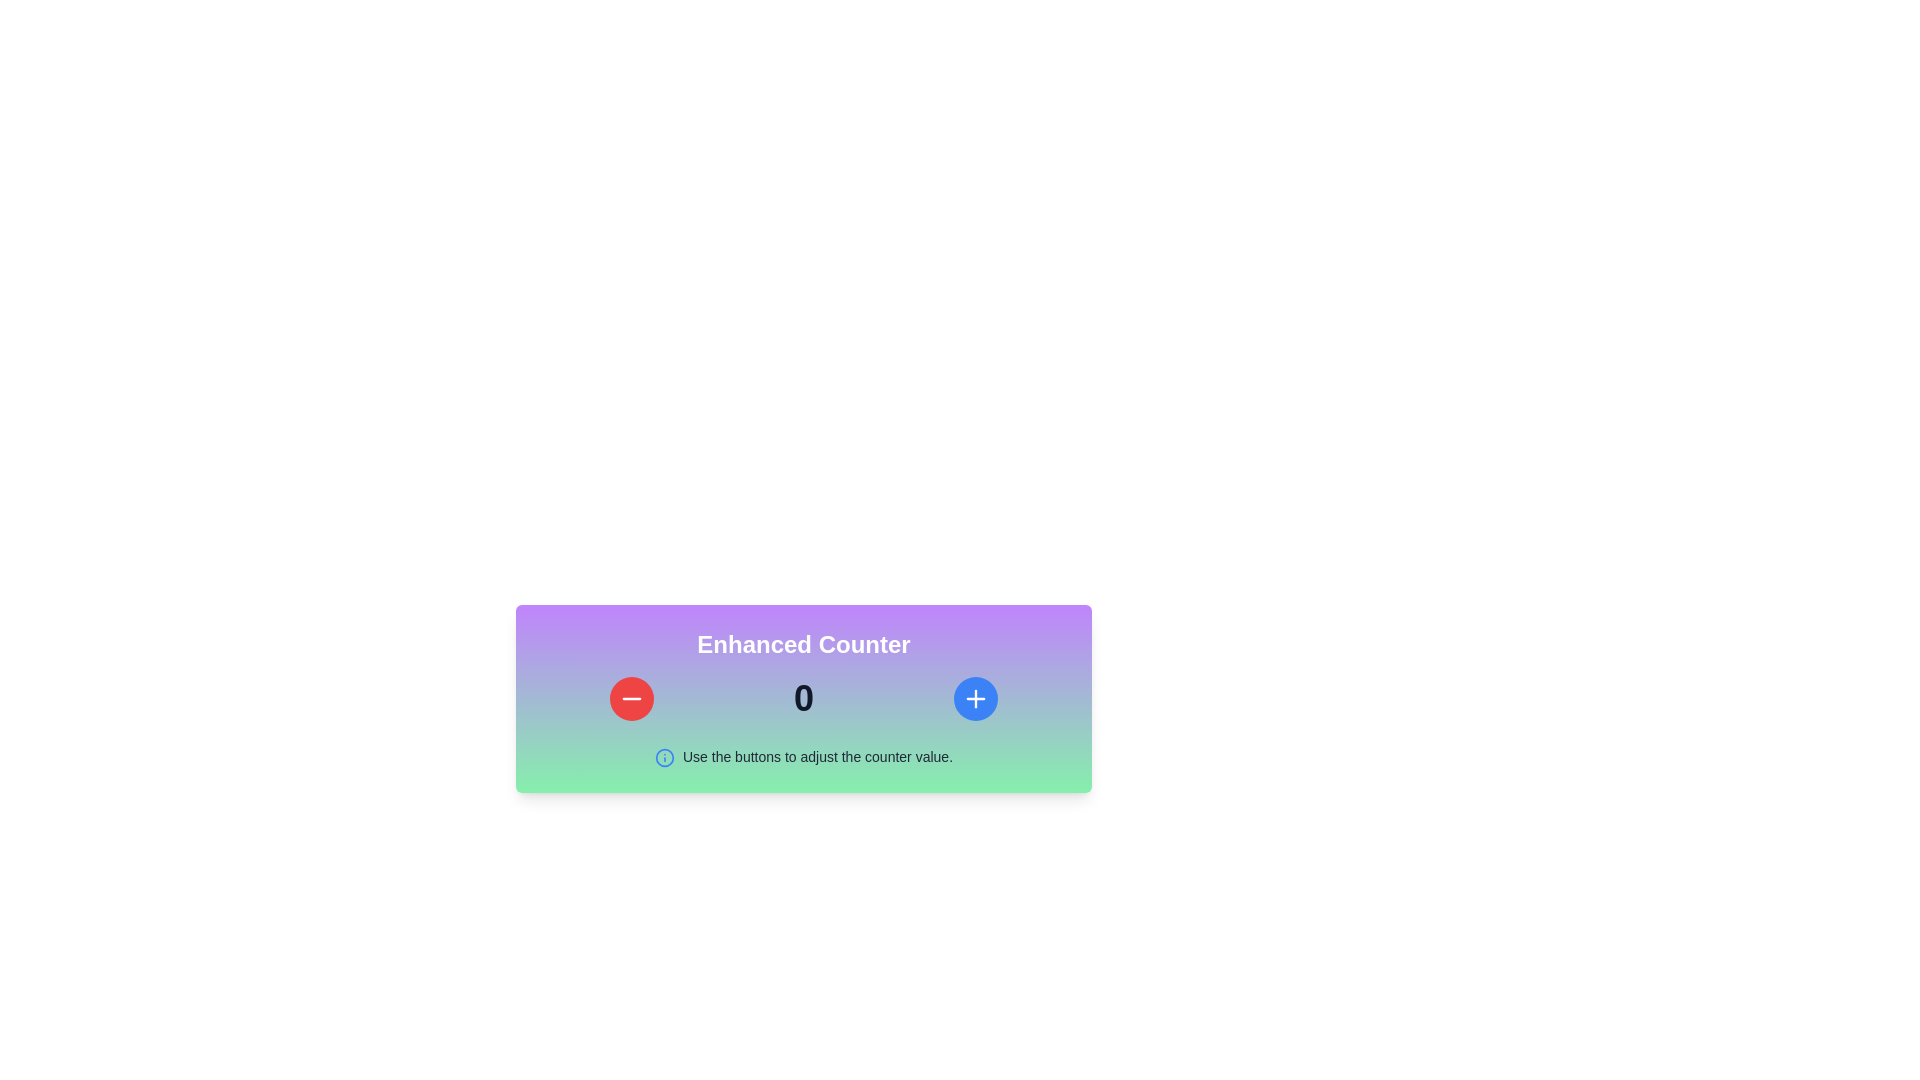  Describe the element at coordinates (803, 697) in the screenshot. I see `the Text display that shows the current value of a counter, located between two buttons for decreasing and increasing the count` at that location.